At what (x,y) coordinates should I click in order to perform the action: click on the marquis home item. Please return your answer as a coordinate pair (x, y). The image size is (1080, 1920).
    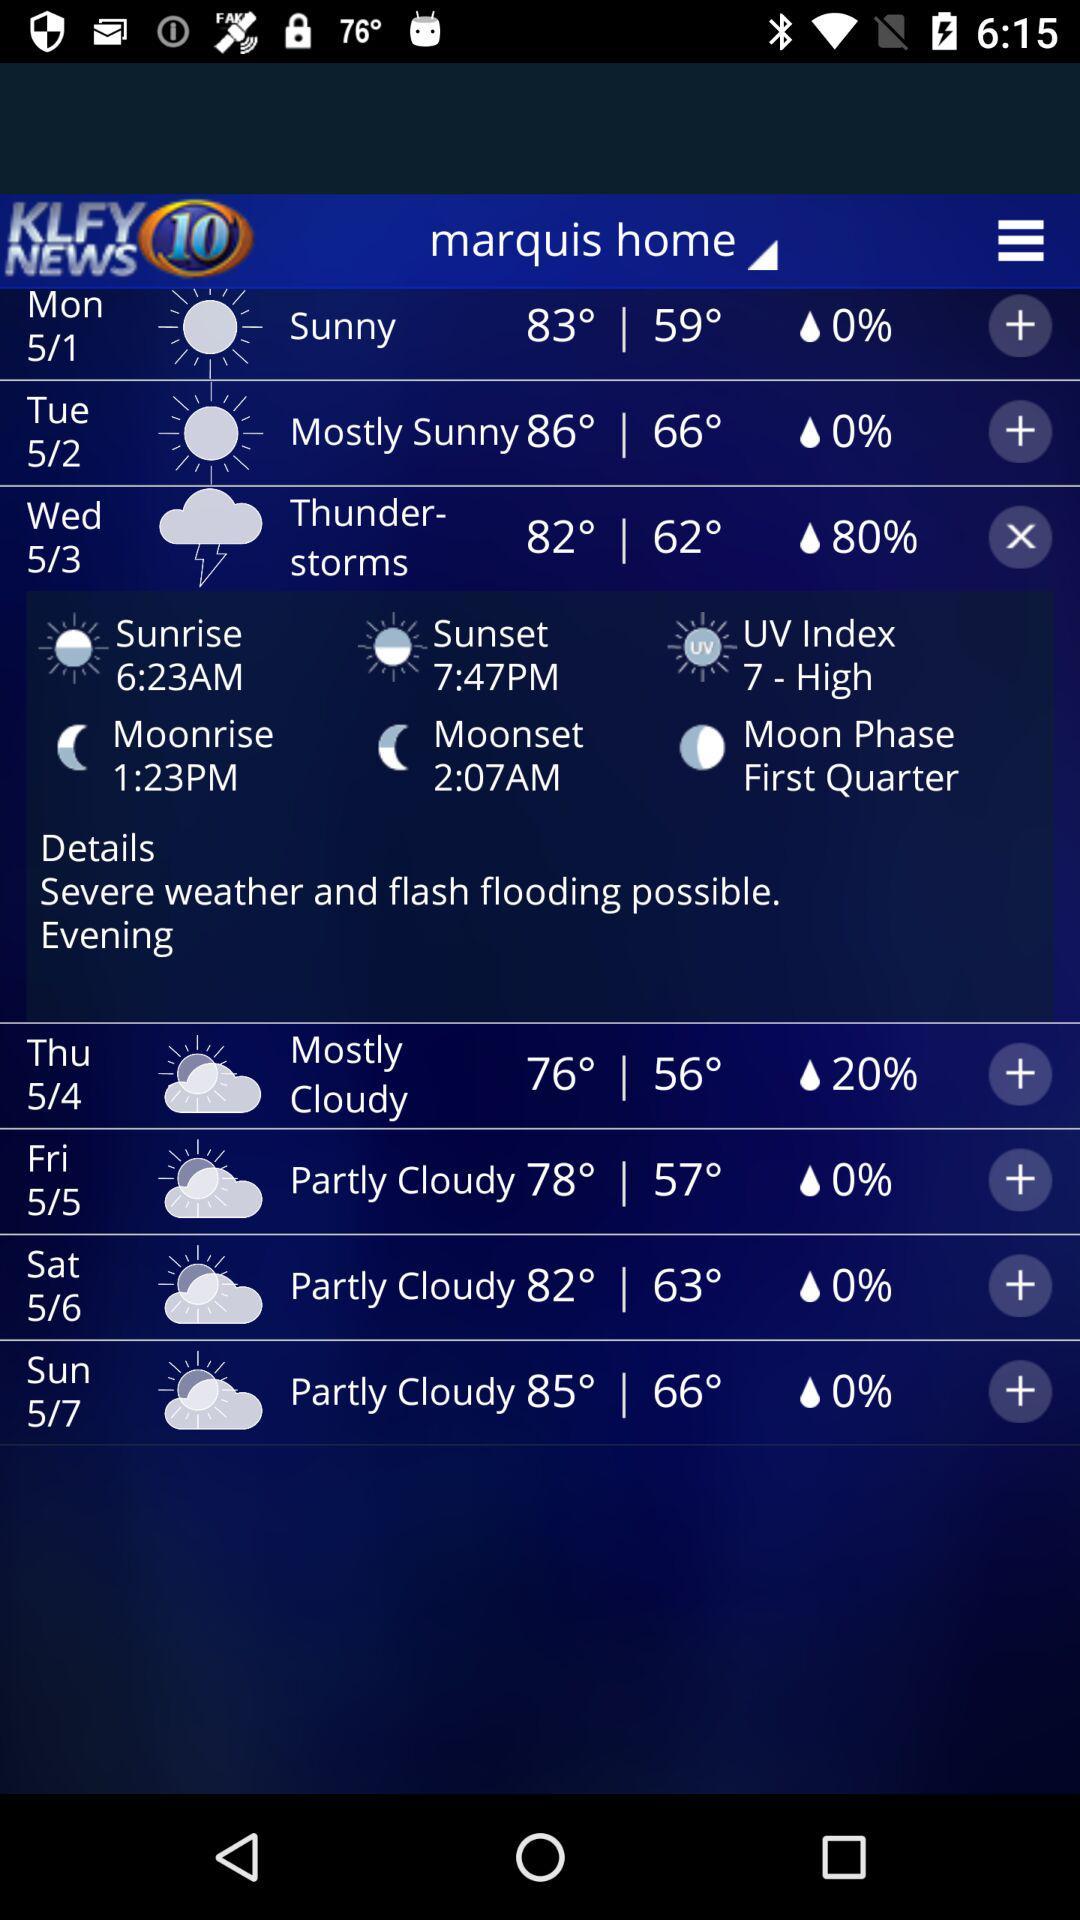
    Looking at the image, I should click on (616, 240).